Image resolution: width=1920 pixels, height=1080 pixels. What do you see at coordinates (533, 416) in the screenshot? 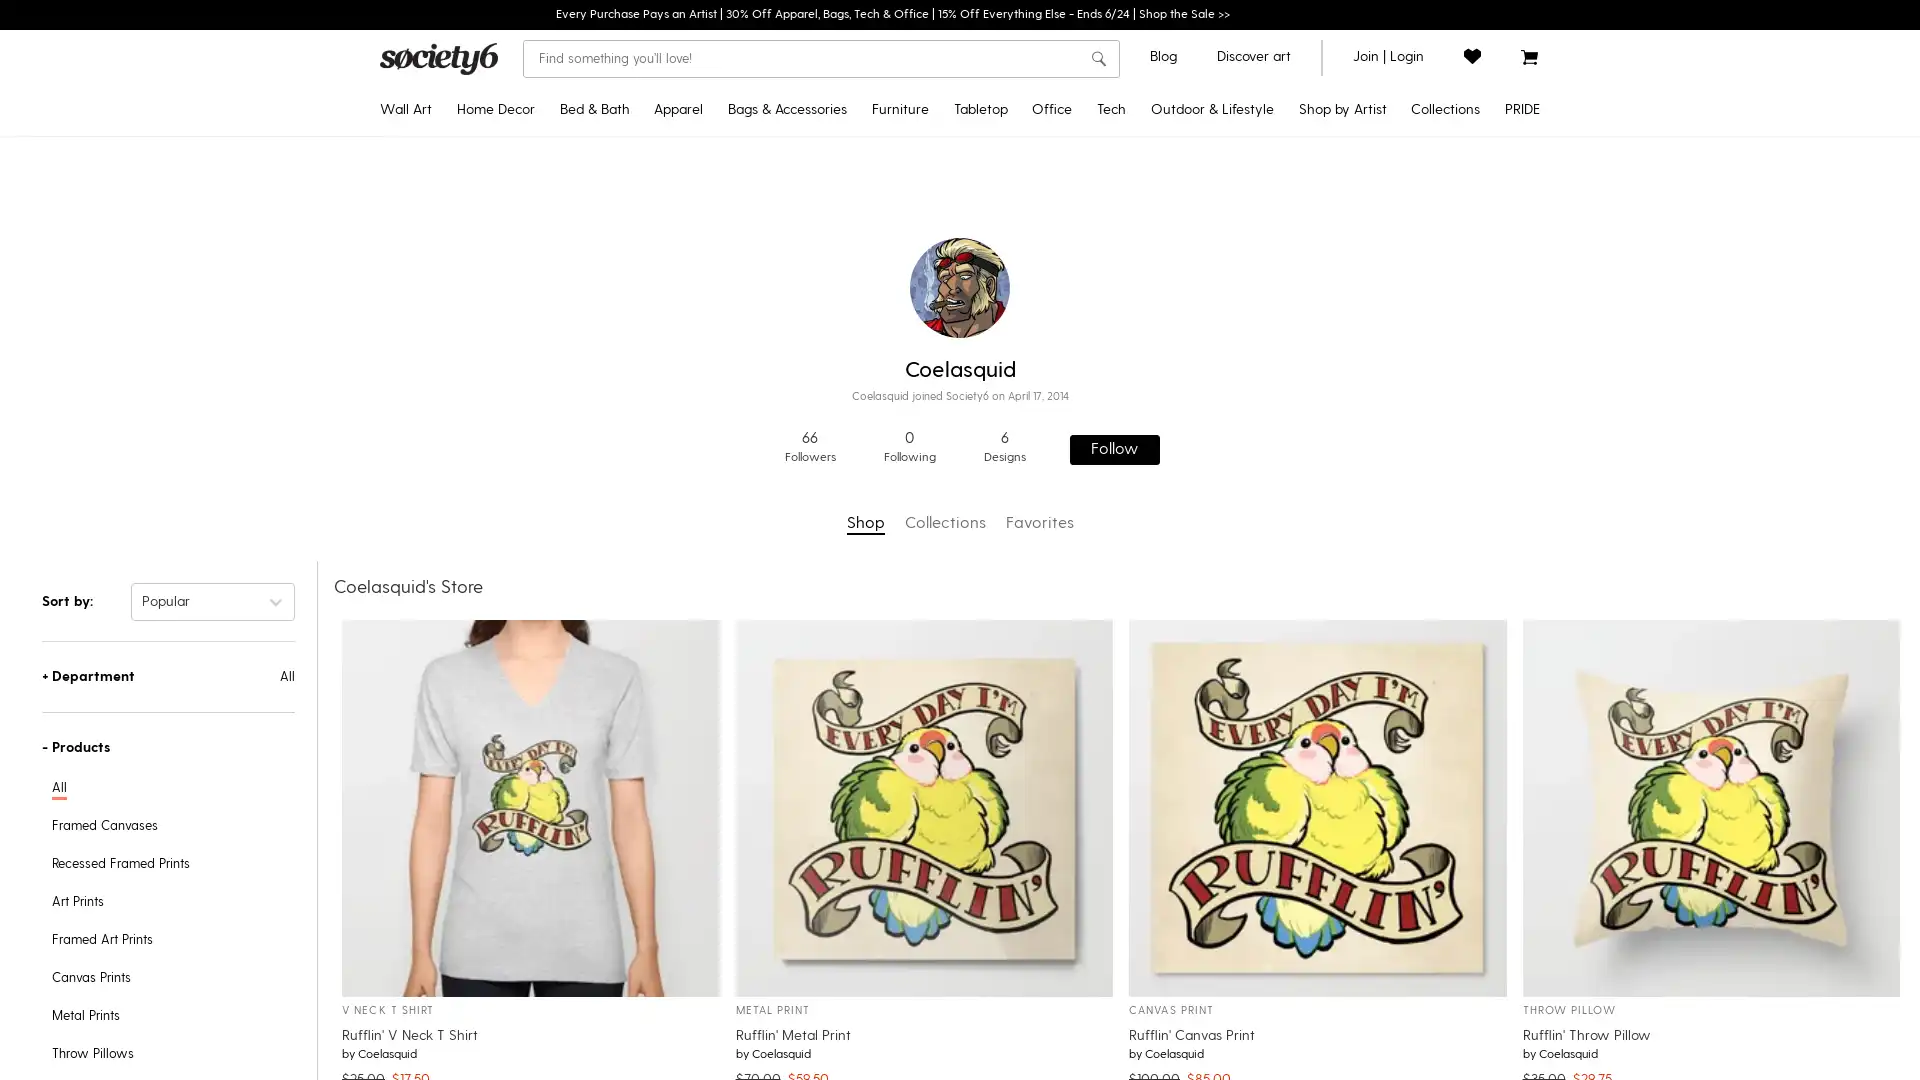
I see `Rugs` at bounding box center [533, 416].